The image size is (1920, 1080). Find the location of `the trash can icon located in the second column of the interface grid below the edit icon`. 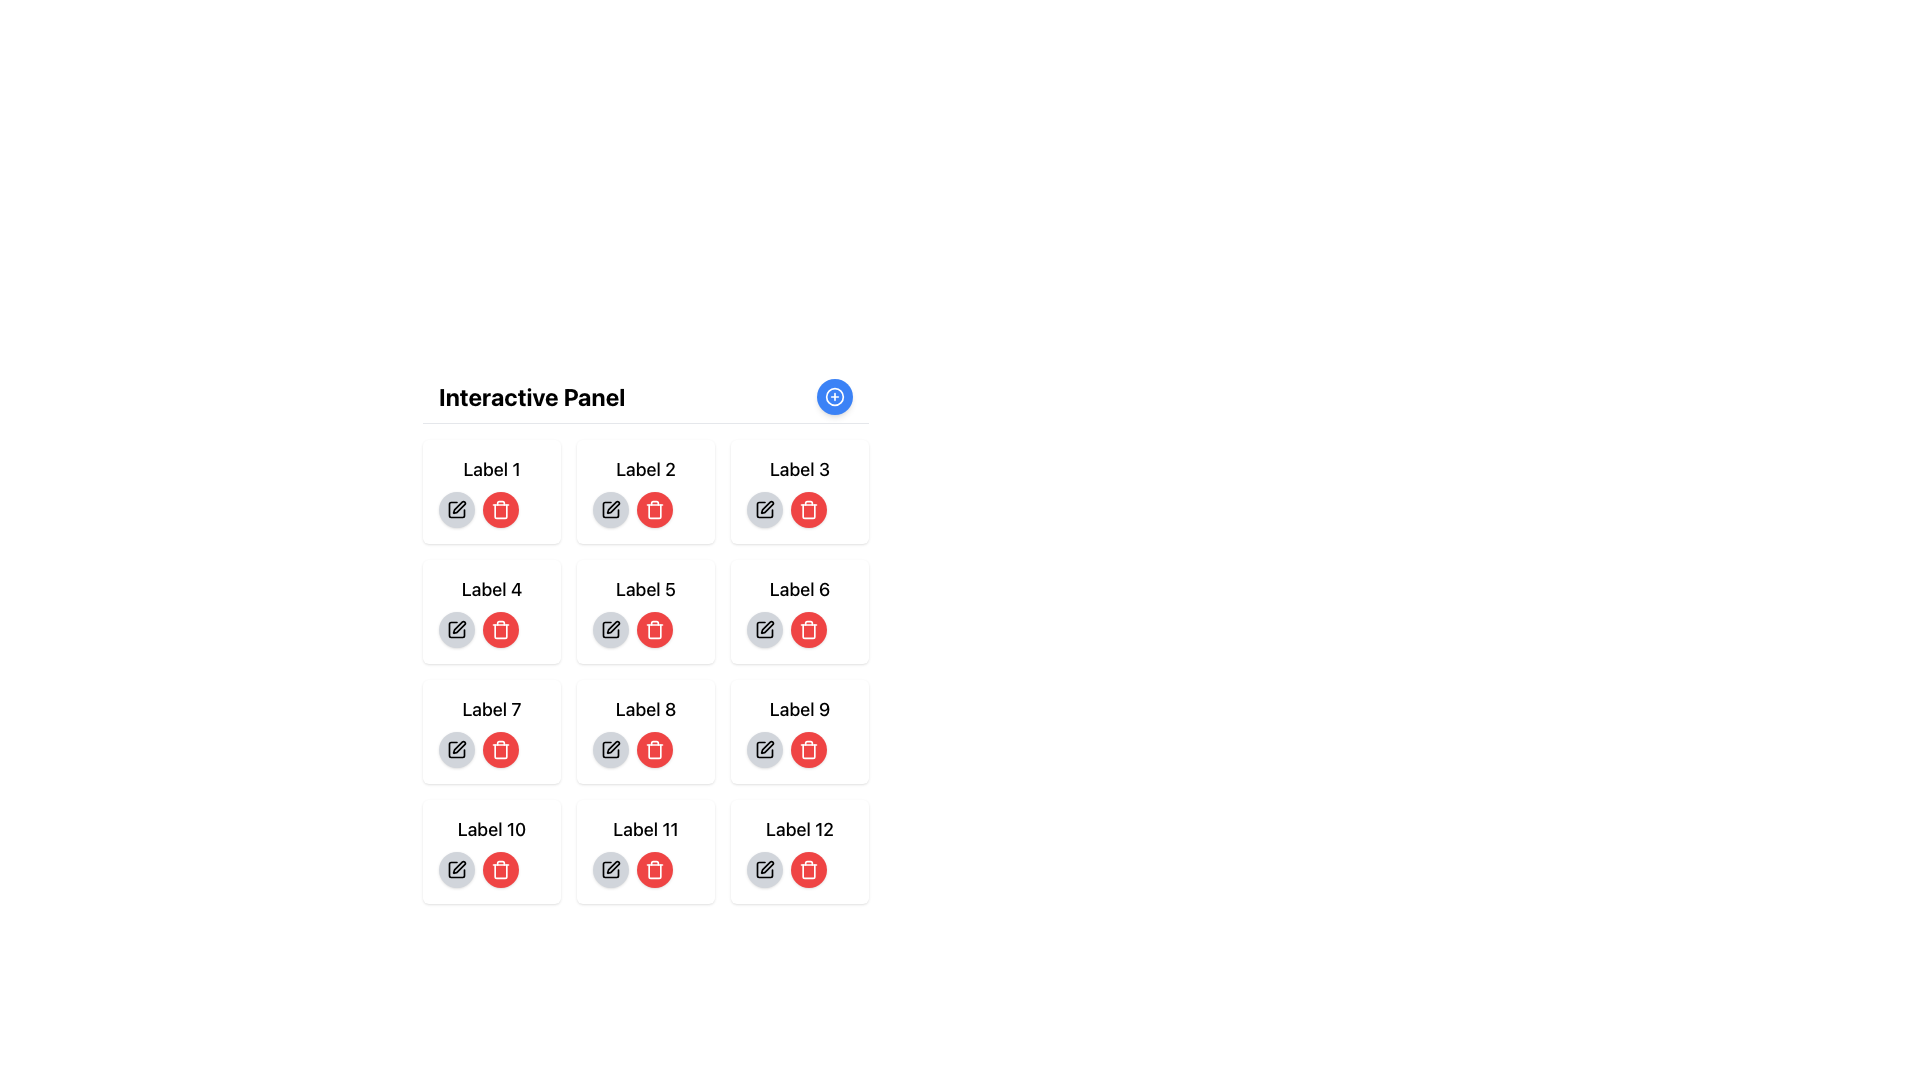

the trash can icon located in the second column of the interface grid below the edit icon is located at coordinates (654, 509).